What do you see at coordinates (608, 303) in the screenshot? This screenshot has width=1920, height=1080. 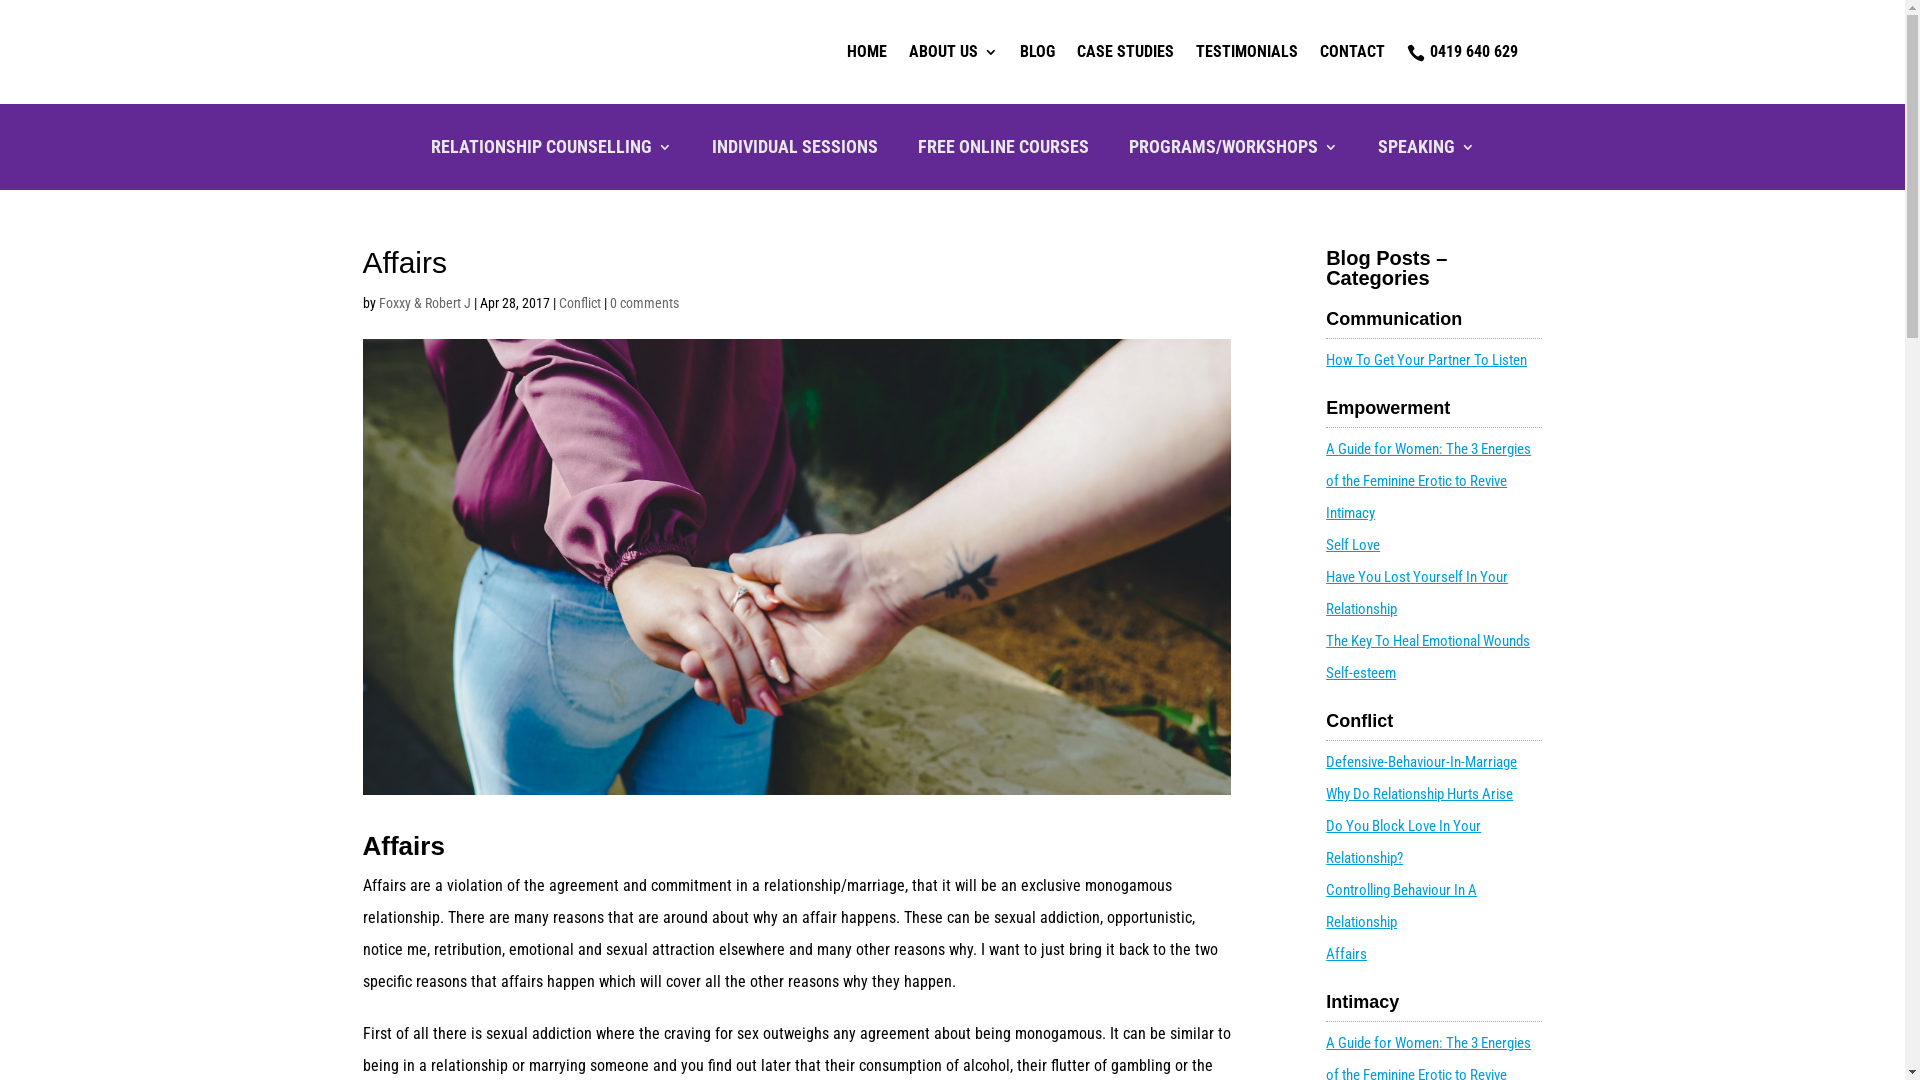 I see `'0 comments'` at bounding box center [608, 303].